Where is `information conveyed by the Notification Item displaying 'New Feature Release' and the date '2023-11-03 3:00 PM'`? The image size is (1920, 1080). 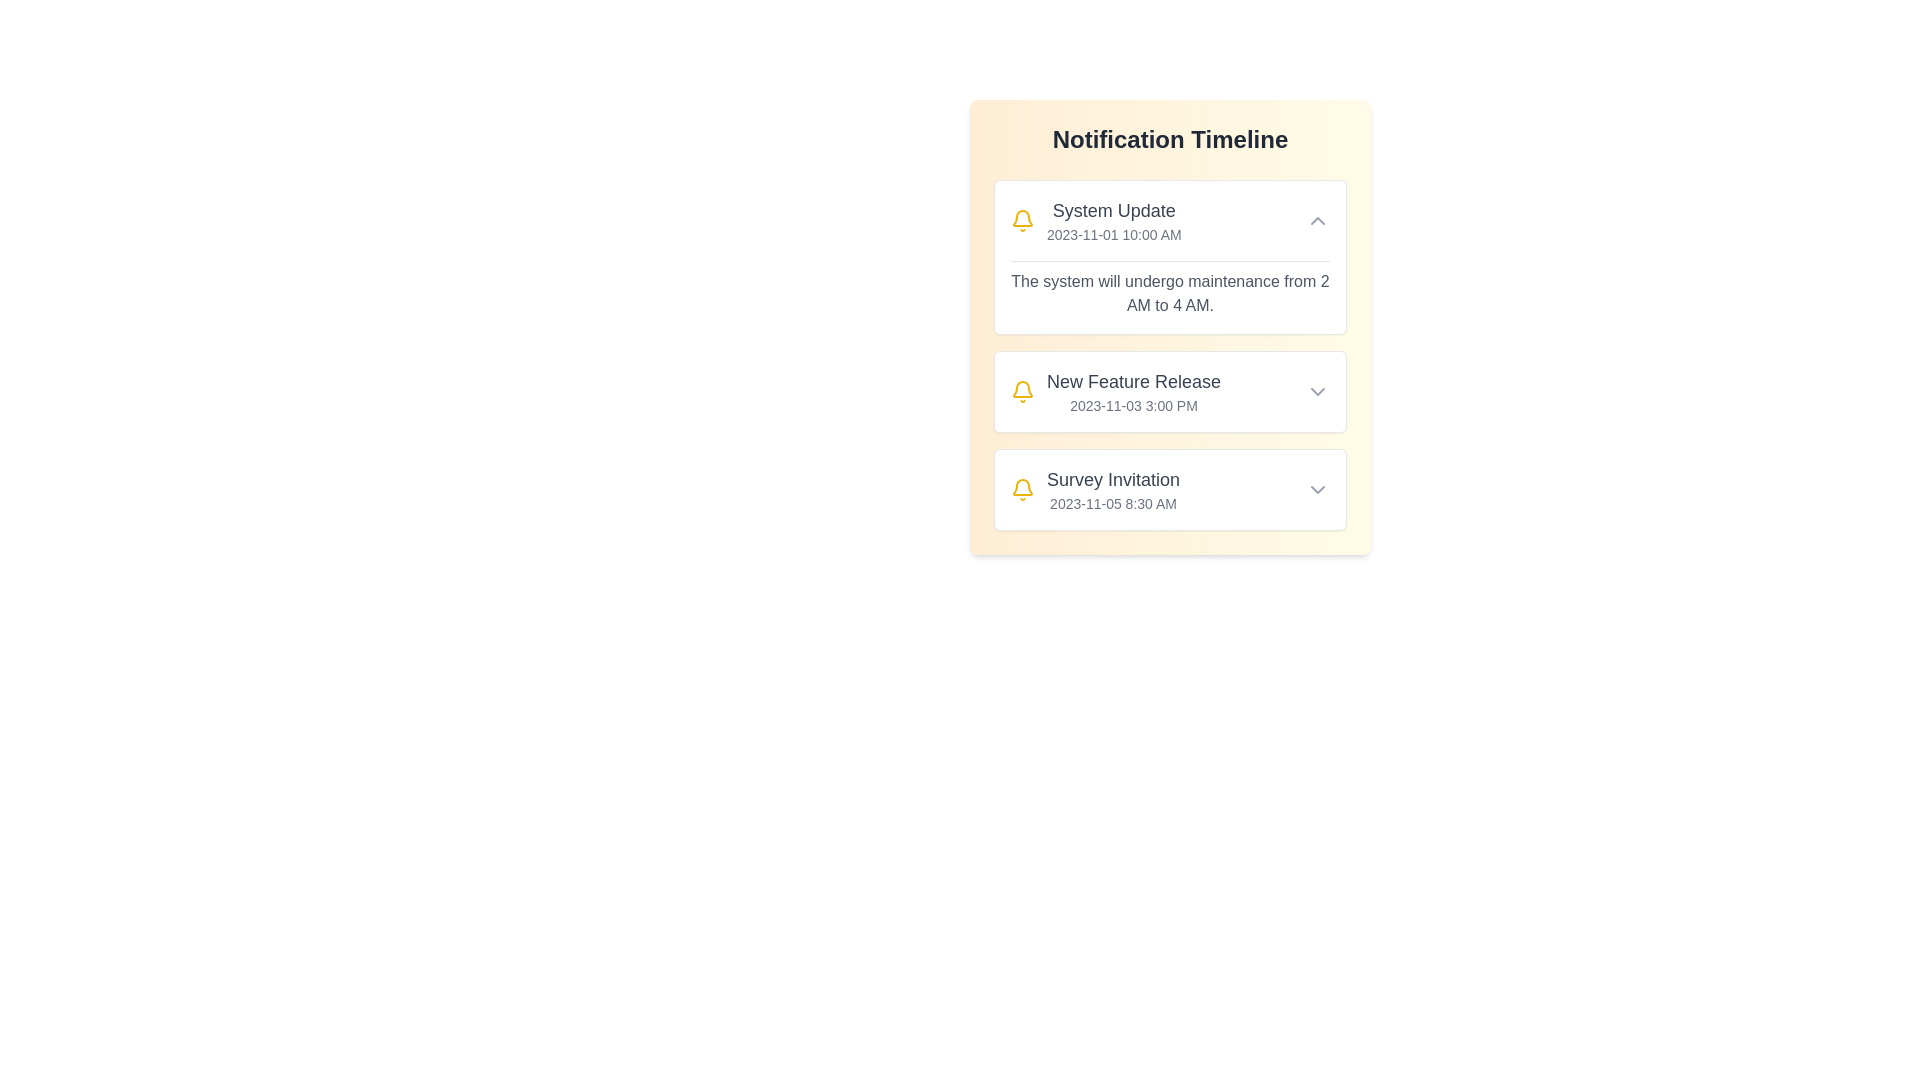
information conveyed by the Notification Item displaying 'New Feature Release' and the date '2023-11-03 3:00 PM' is located at coordinates (1115, 392).